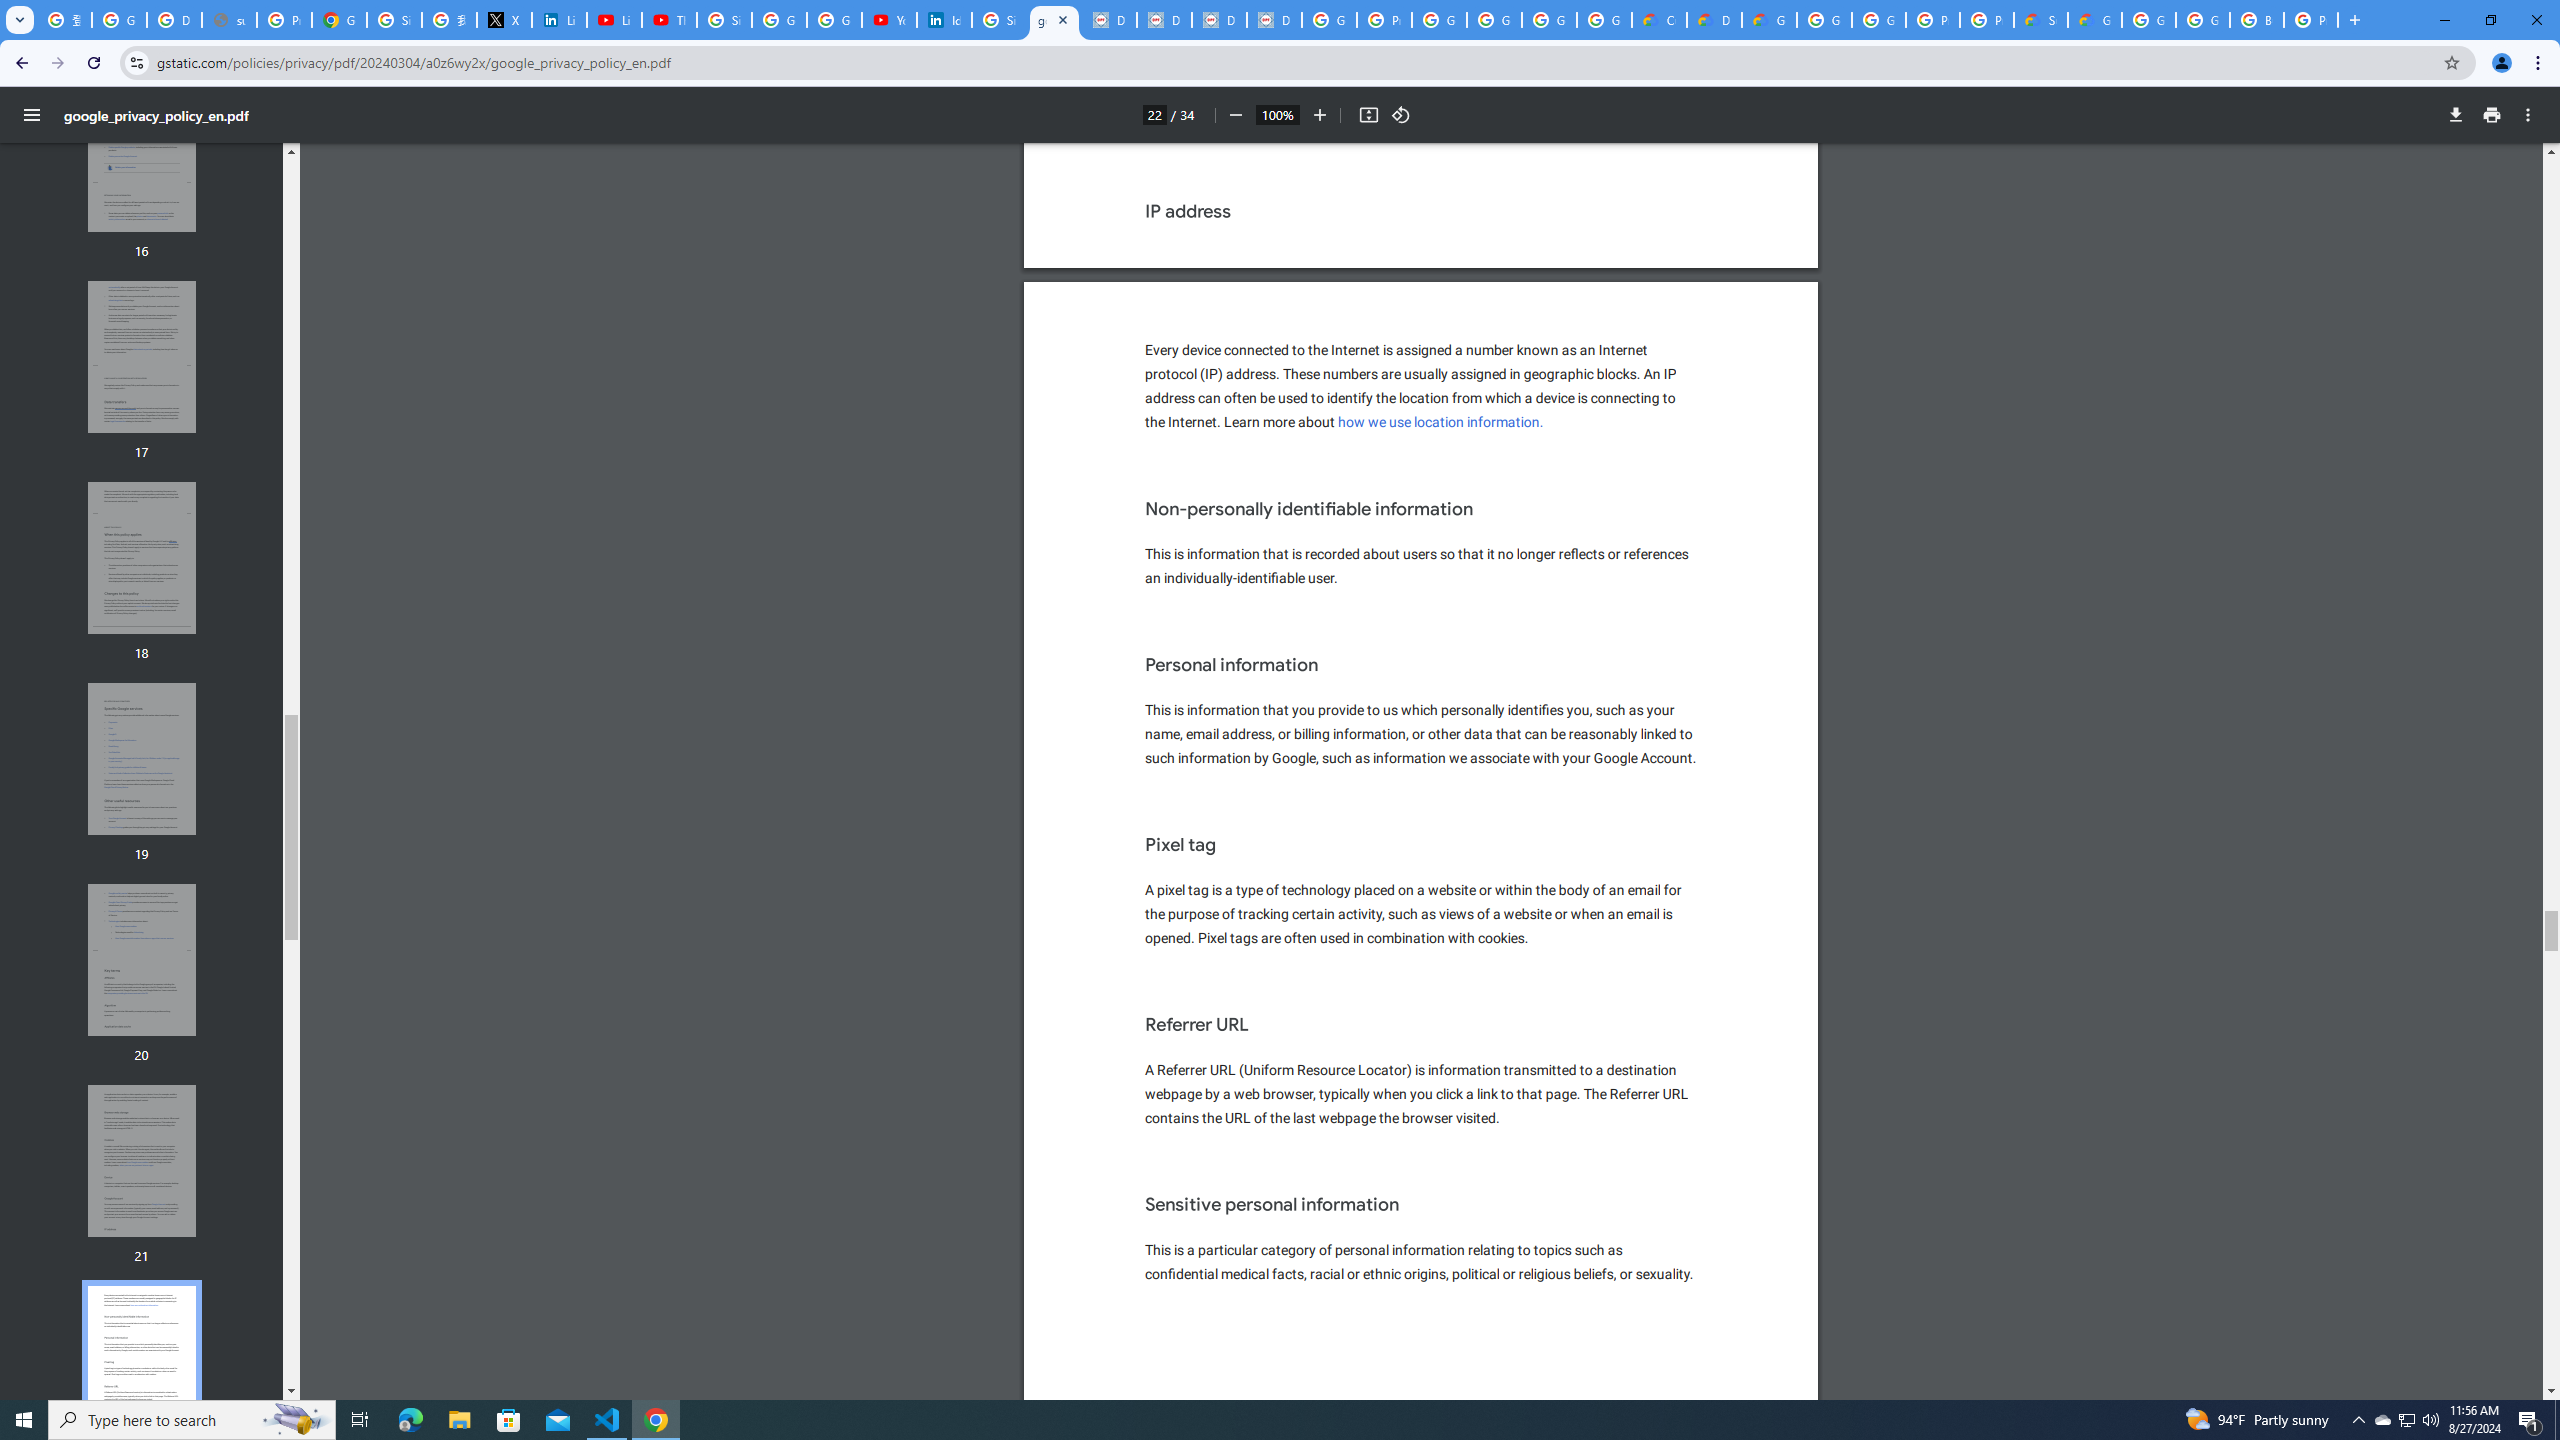  I want to click on 'Zoom level', so click(1276, 114).